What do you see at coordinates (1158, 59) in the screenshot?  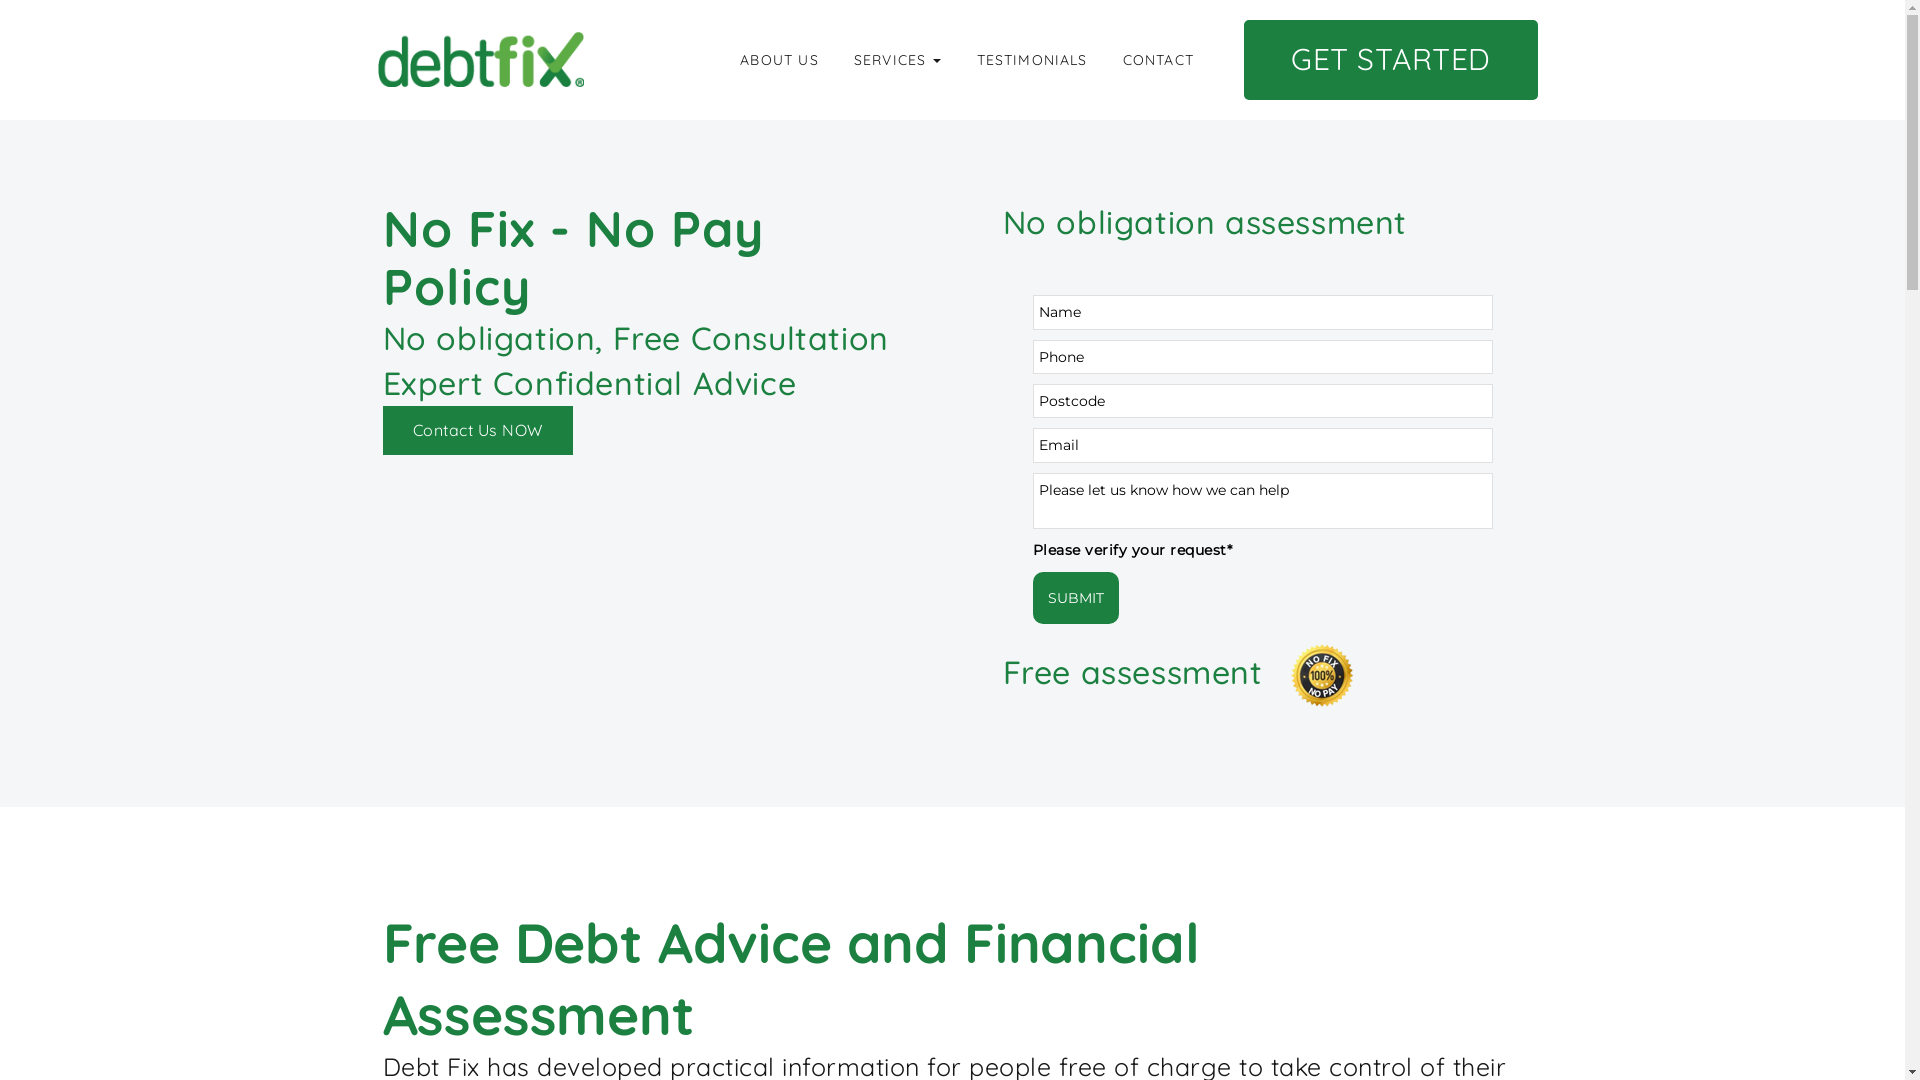 I see `'CONTACT'` at bounding box center [1158, 59].